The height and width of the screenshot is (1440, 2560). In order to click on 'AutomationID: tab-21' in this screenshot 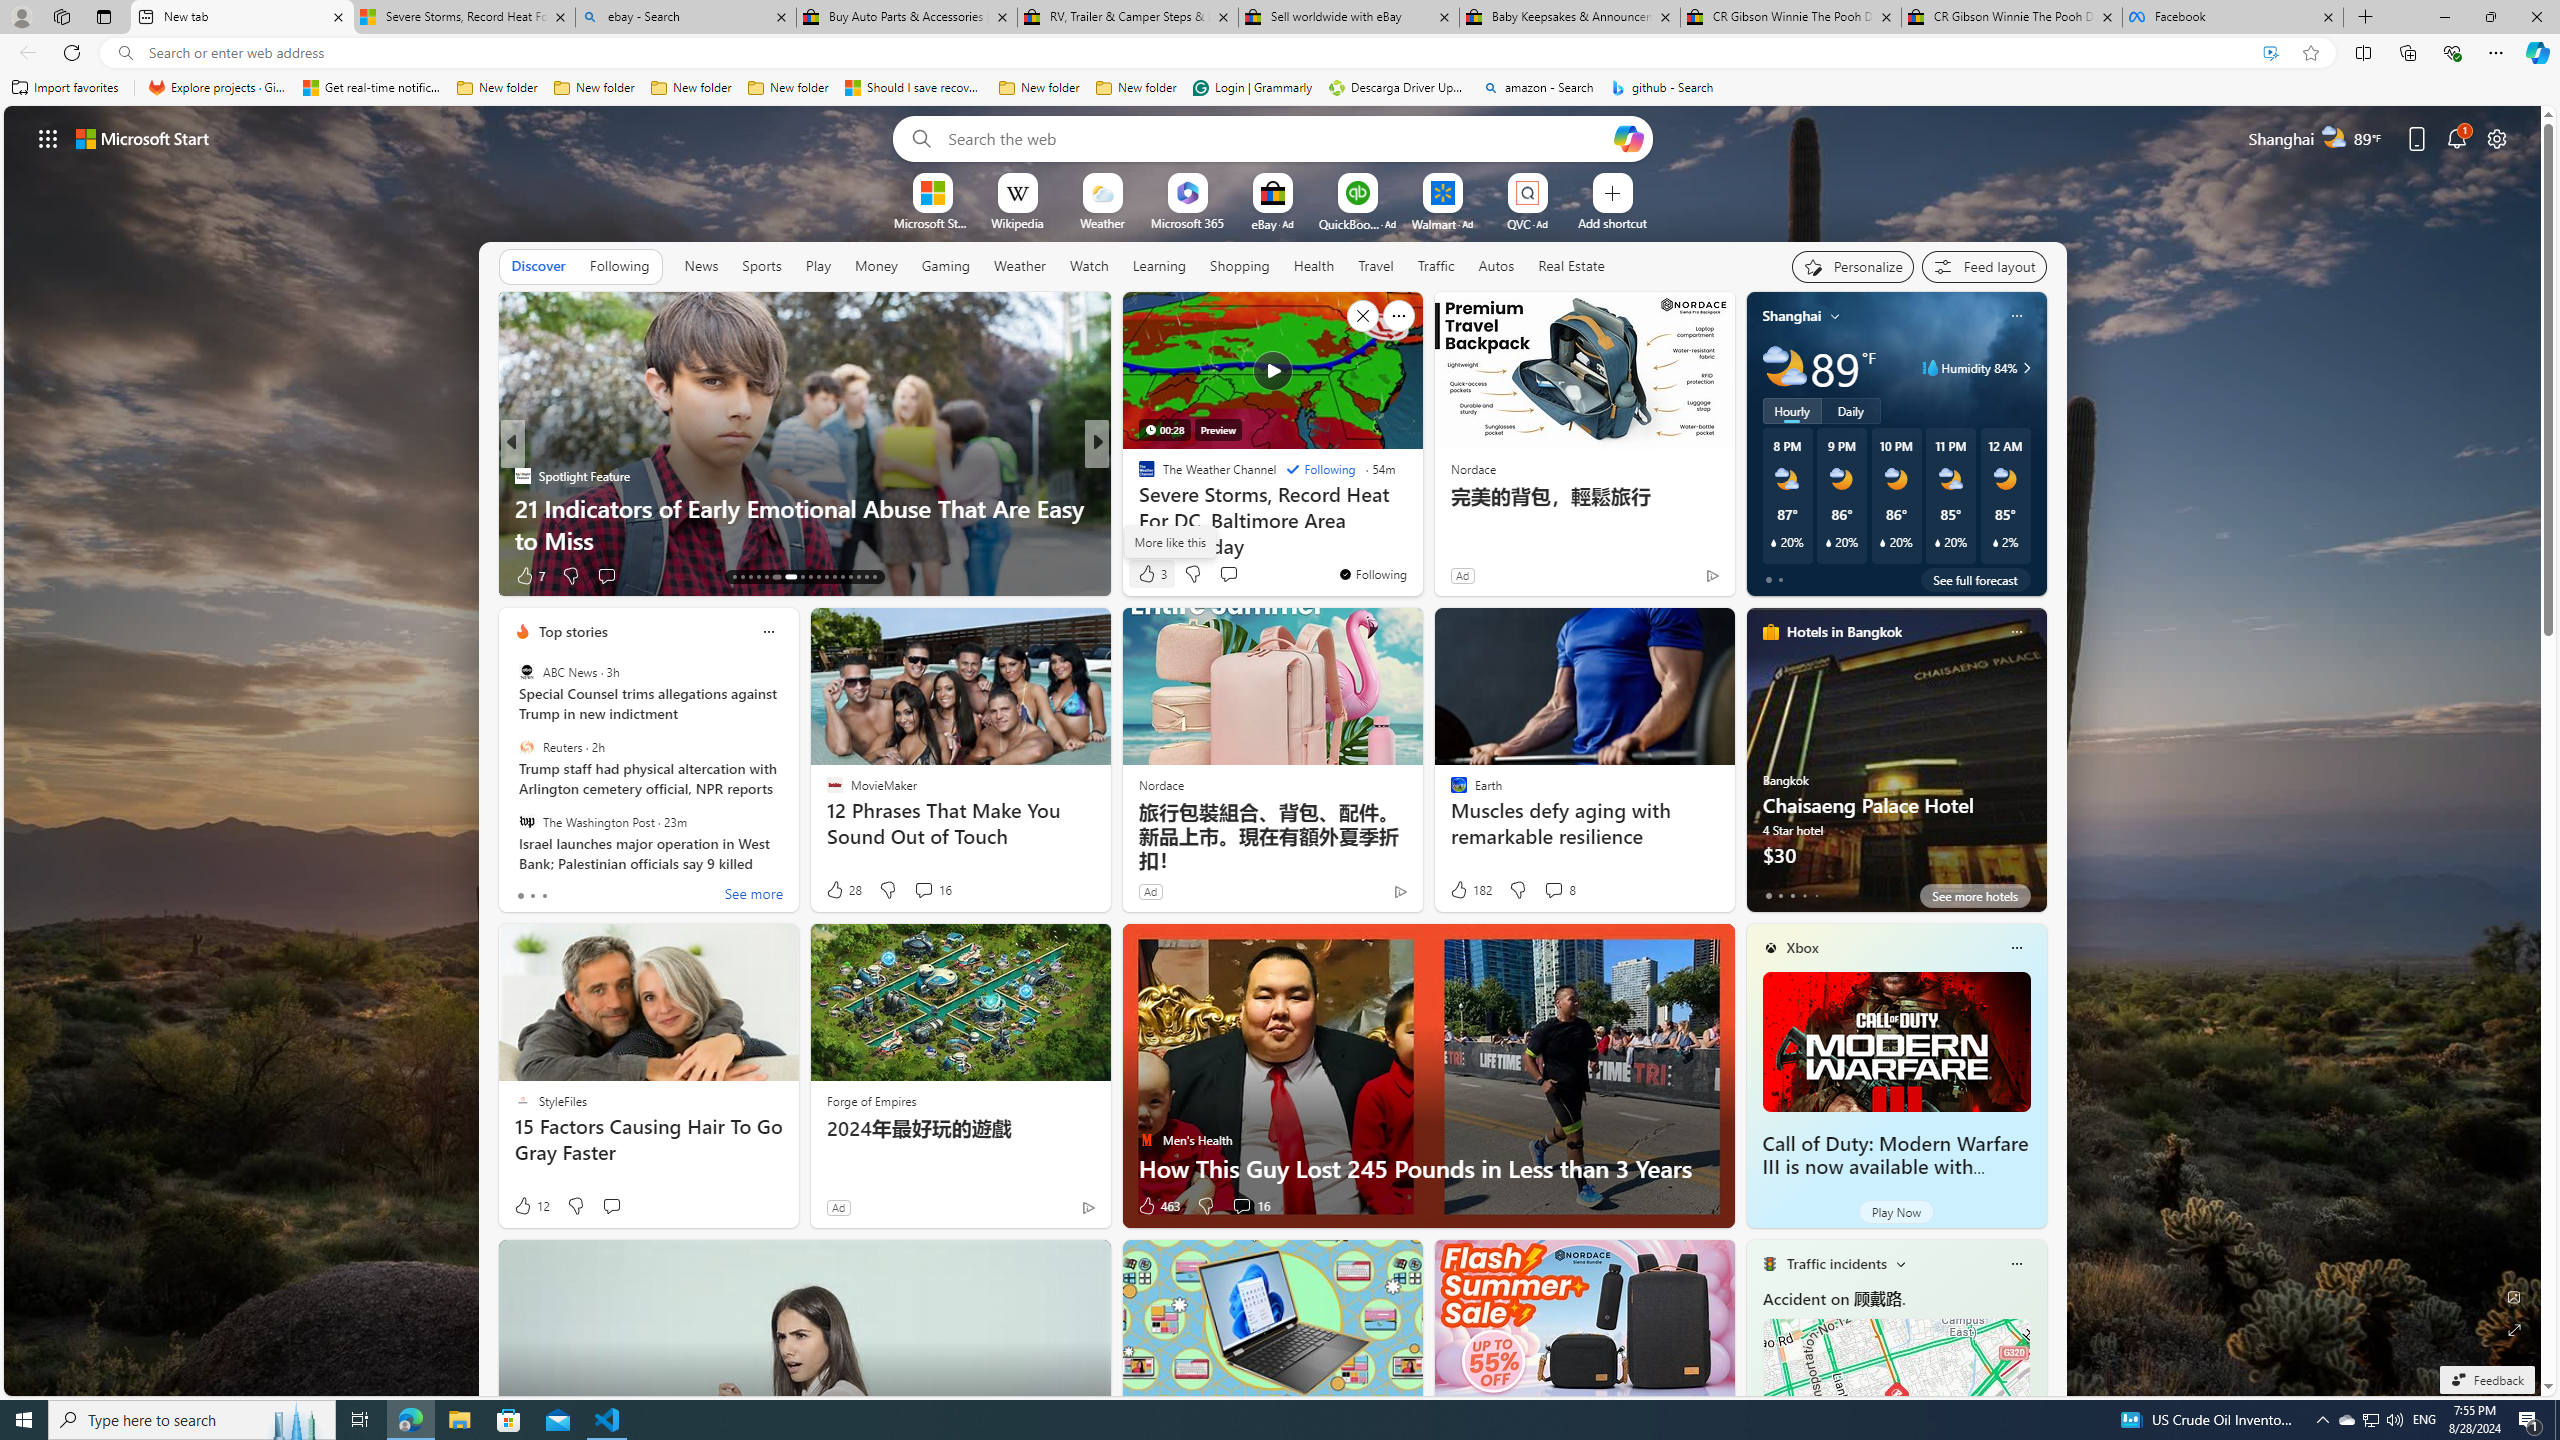, I will do `click(810, 577)`.